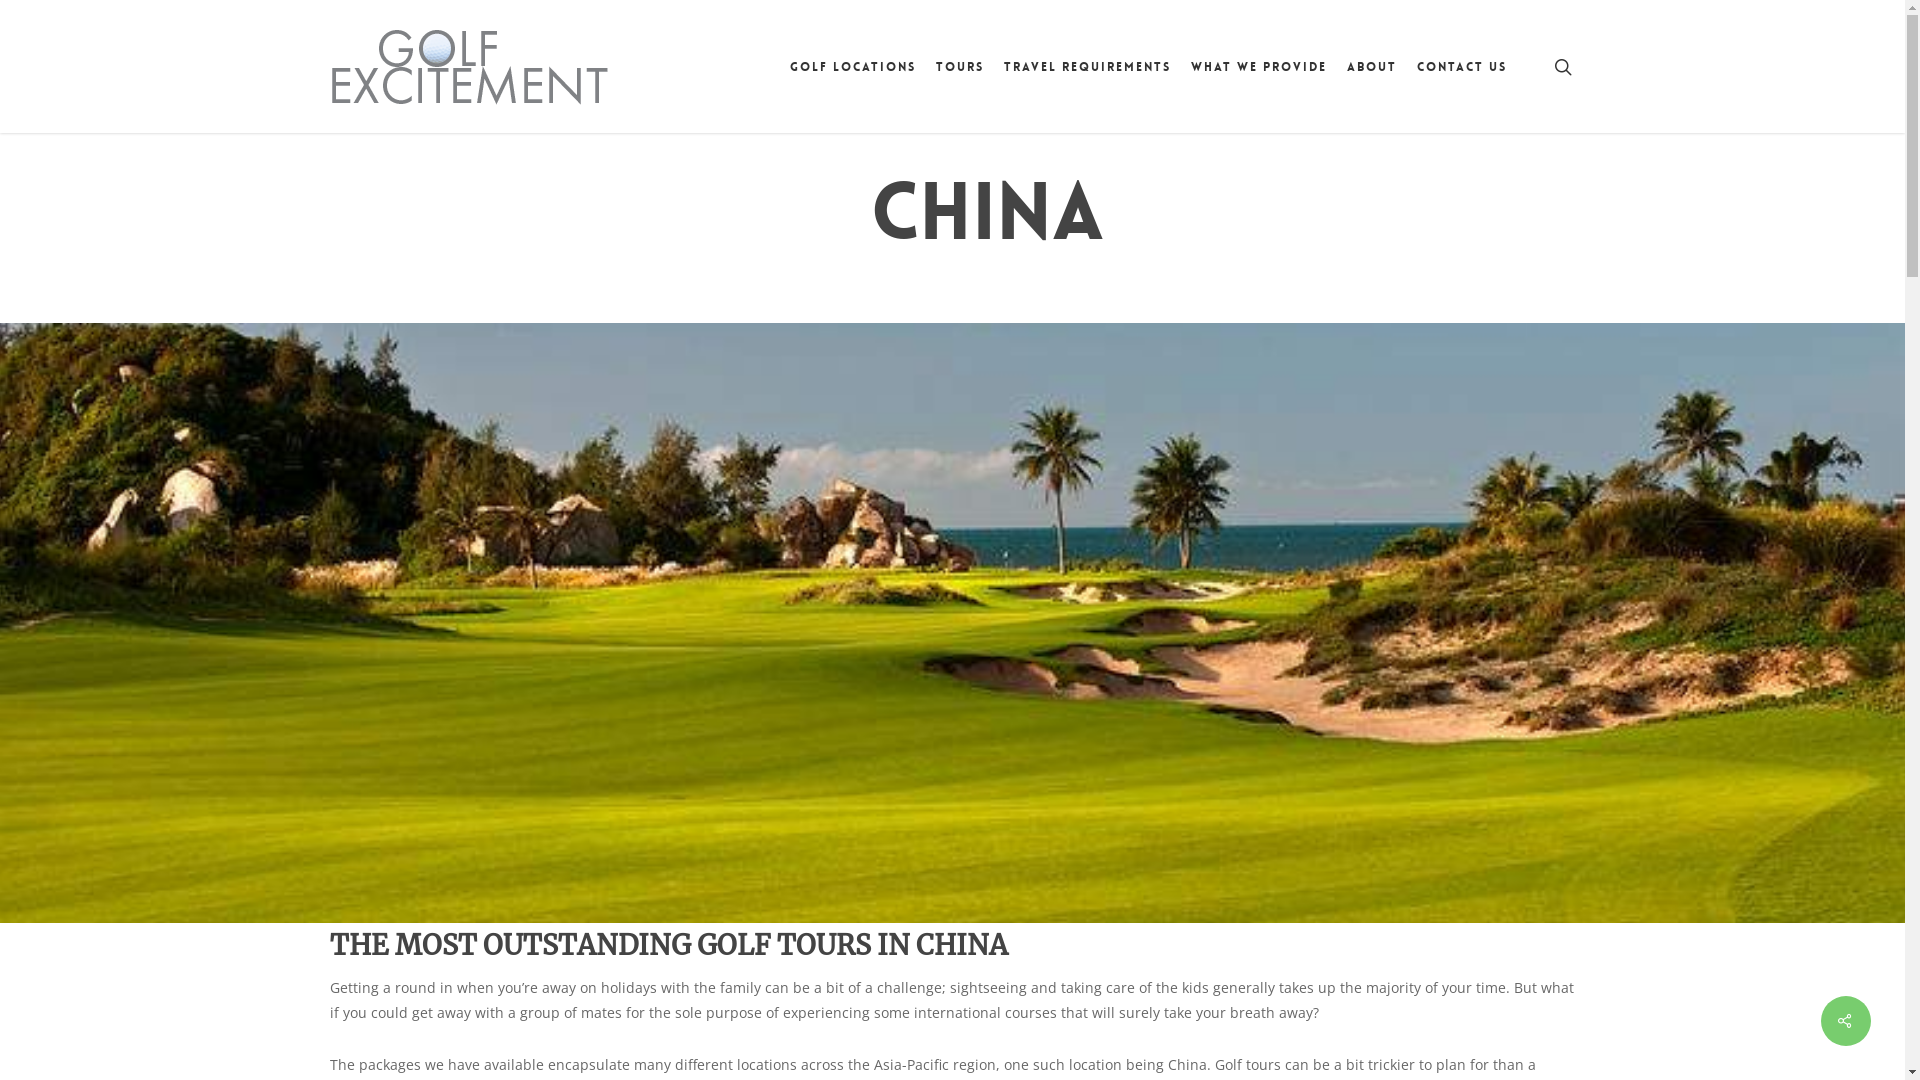 This screenshot has height=1080, width=1920. I want to click on 'TRAVEL REQUIREMENTS', so click(1086, 64).